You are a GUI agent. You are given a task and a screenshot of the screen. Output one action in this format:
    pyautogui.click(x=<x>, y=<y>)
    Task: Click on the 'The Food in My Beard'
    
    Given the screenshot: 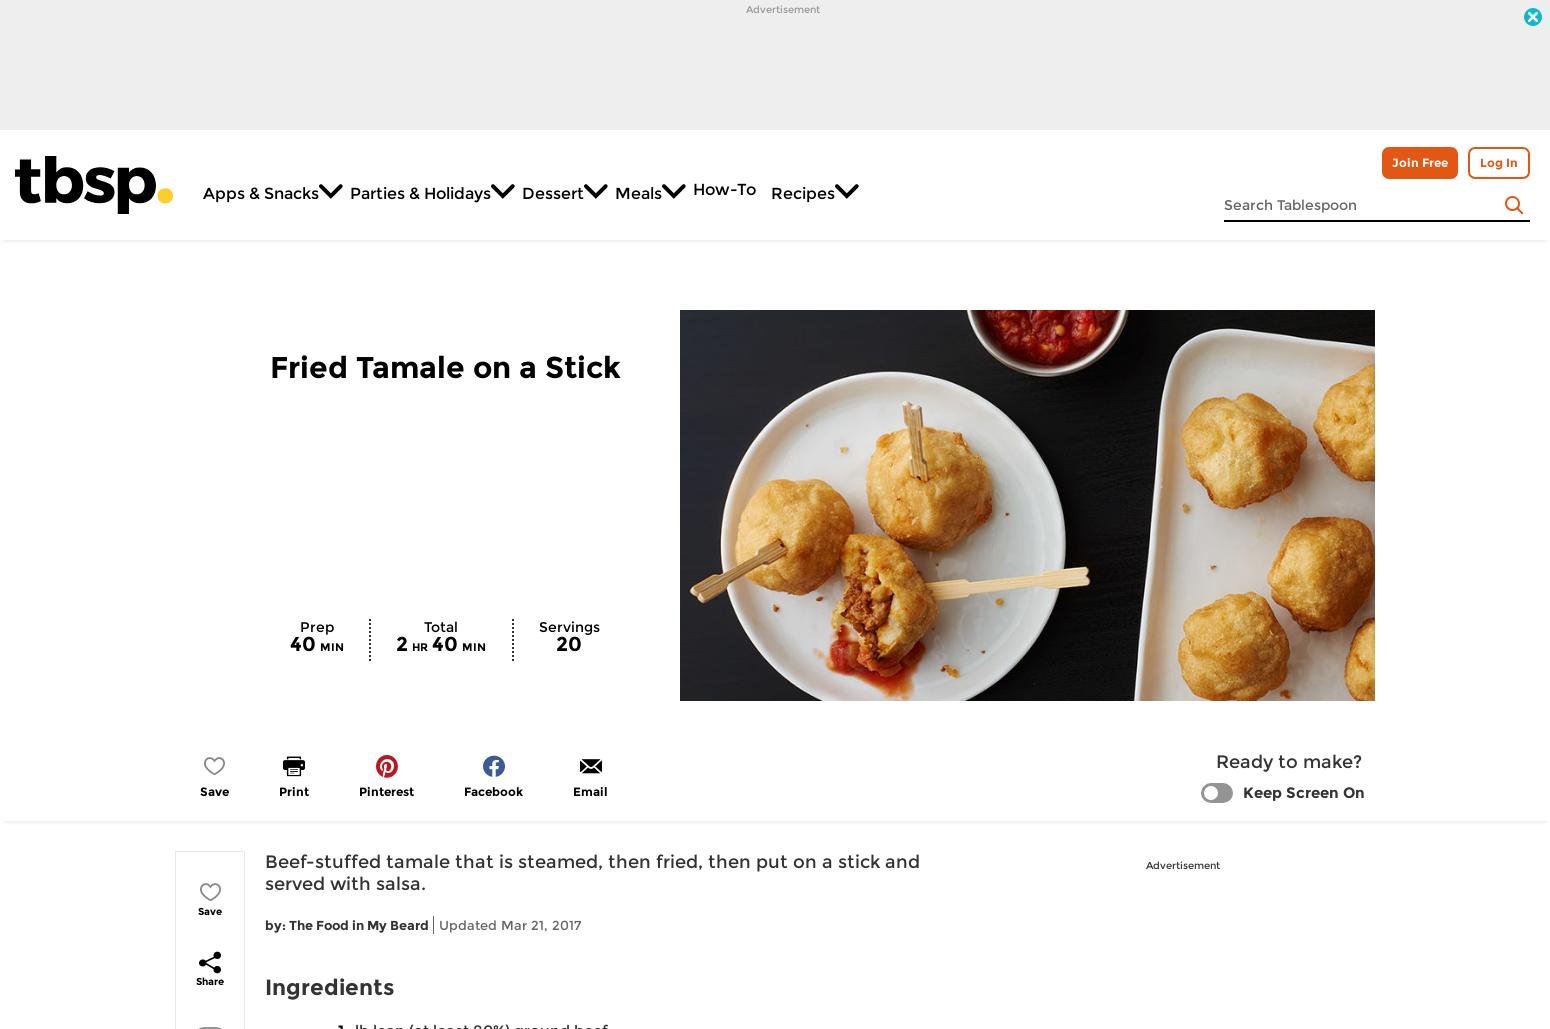 What is the action you would take?
    pyautogui.click(x=357, y=924)
    